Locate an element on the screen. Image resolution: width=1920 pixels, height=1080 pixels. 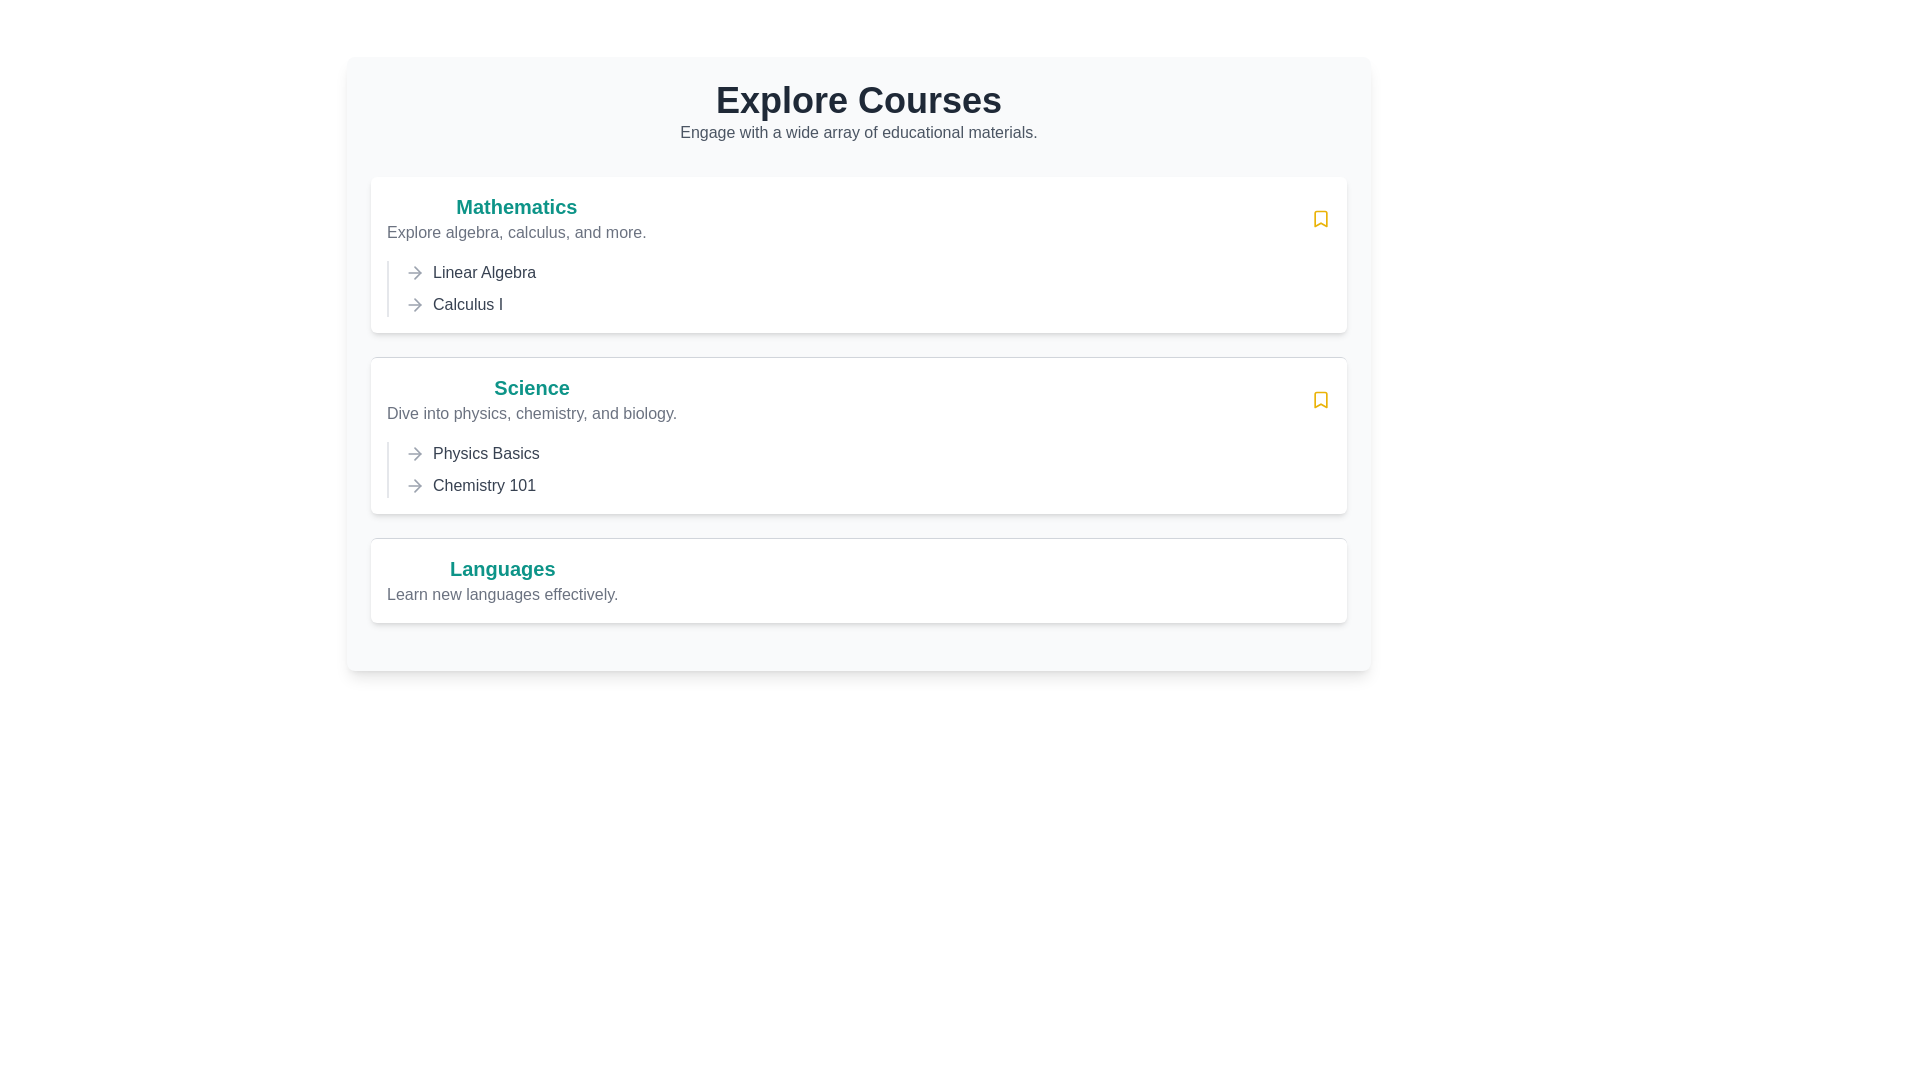
the informational text block providing details about the Mathematics subject, located in the first card of the Explore Courses page is located at coordinates (516, 219).